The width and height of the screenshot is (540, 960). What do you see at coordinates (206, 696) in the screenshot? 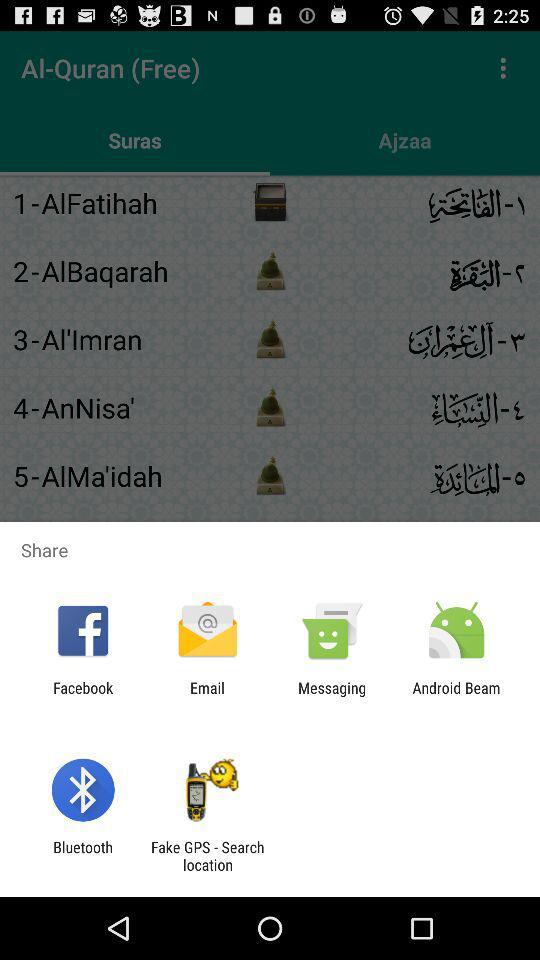
I see `the icon next to the messaging item` at bounding box center [206, 696].